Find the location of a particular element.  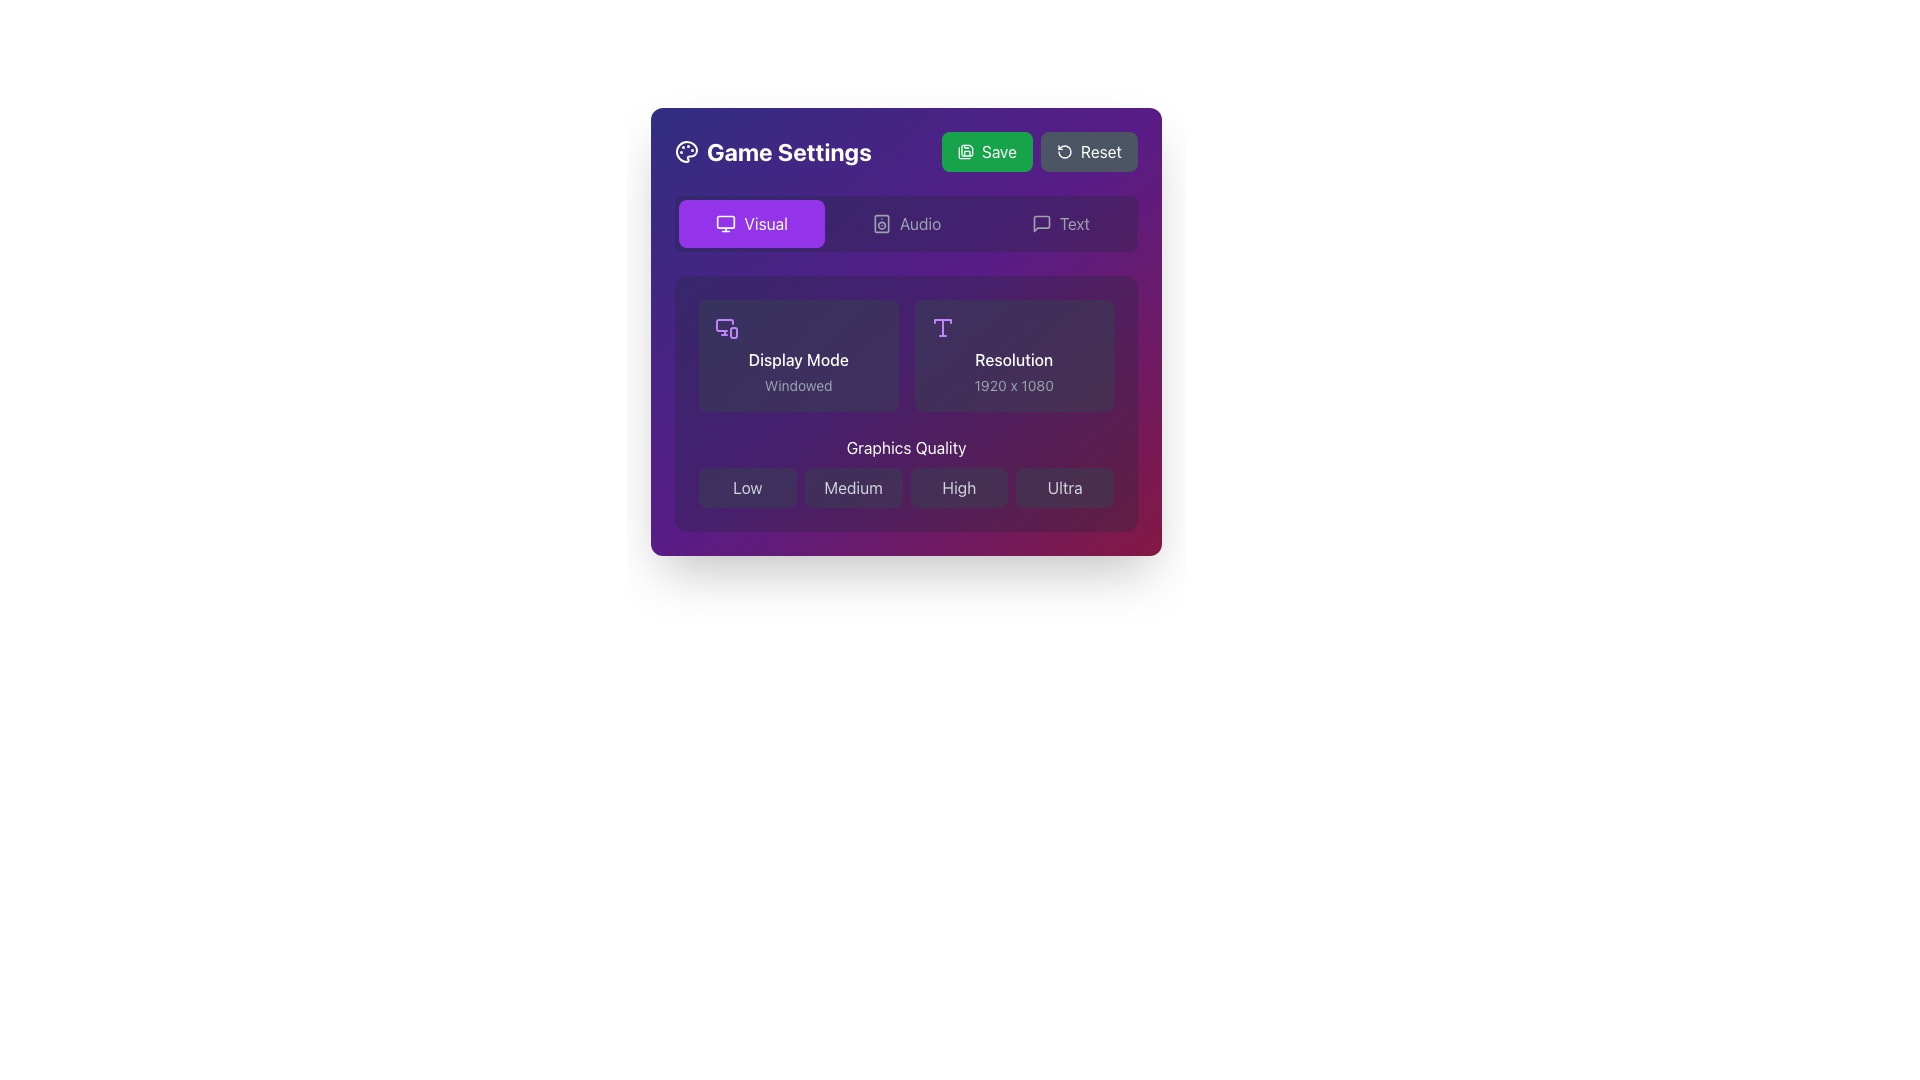

the last button in the horizontal layout of the main settings panel is located at coordinates (1059, 223).